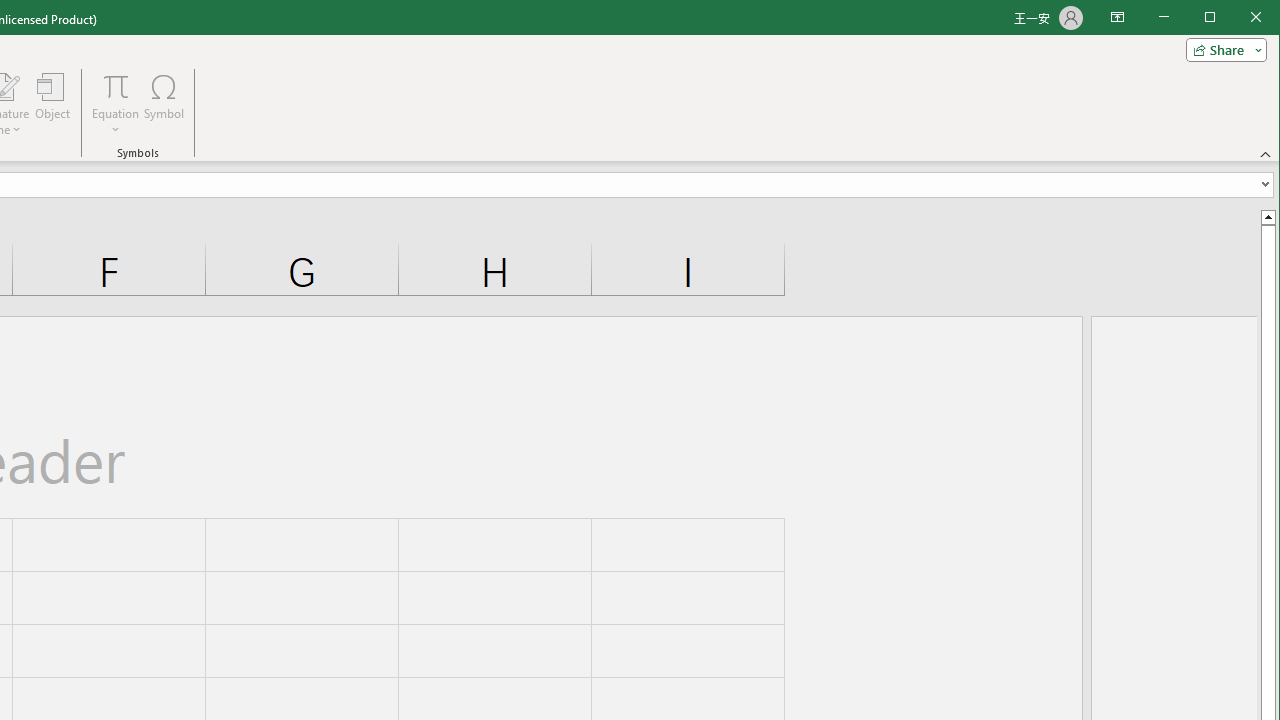 The height and width of the screenshot is (720, 1280). Describe the element at coordinates (114, 104) in the screenshot. I see `'Equation'` at that location.